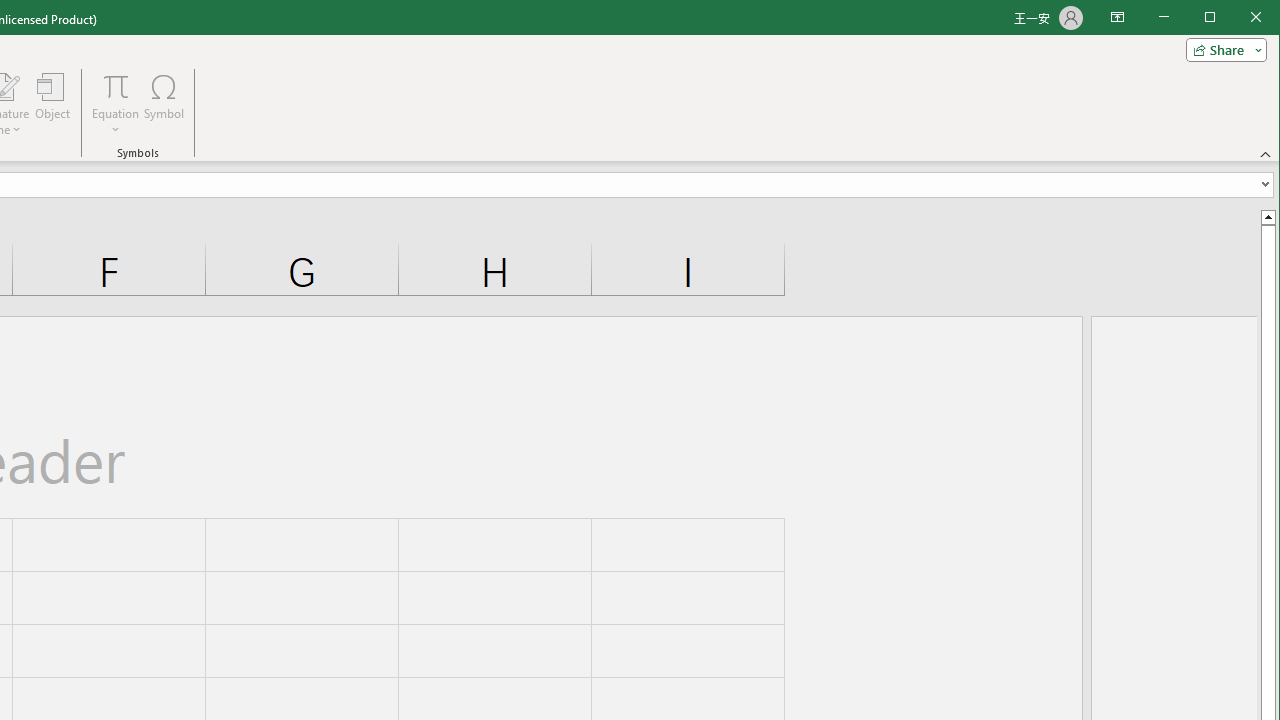 The height and width of the screenshot is (720, 1280). Describe the element at coordinates (114, 104) in the screenshot. I see `'Equation'` at that location.